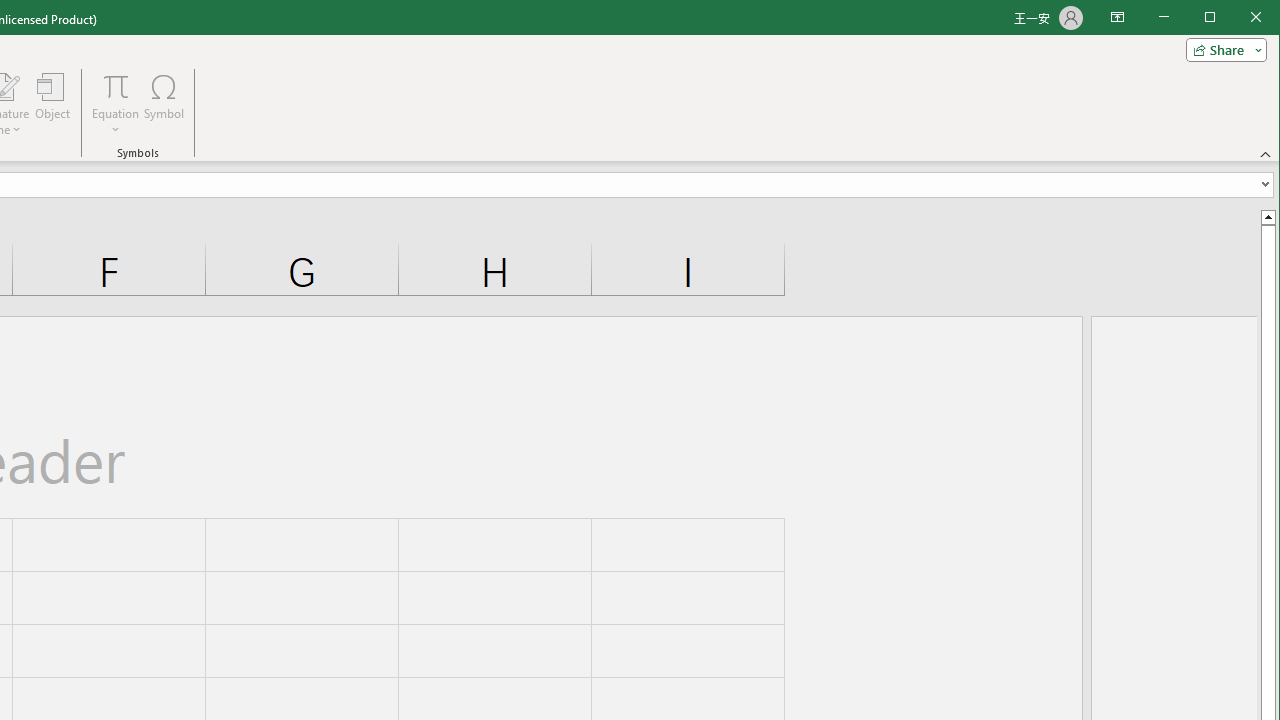 The height and width of the screenshot is (720, 1280). Describe the element at coordinates (114, 104) in the screenshot. I see `'Equation'` at that location.